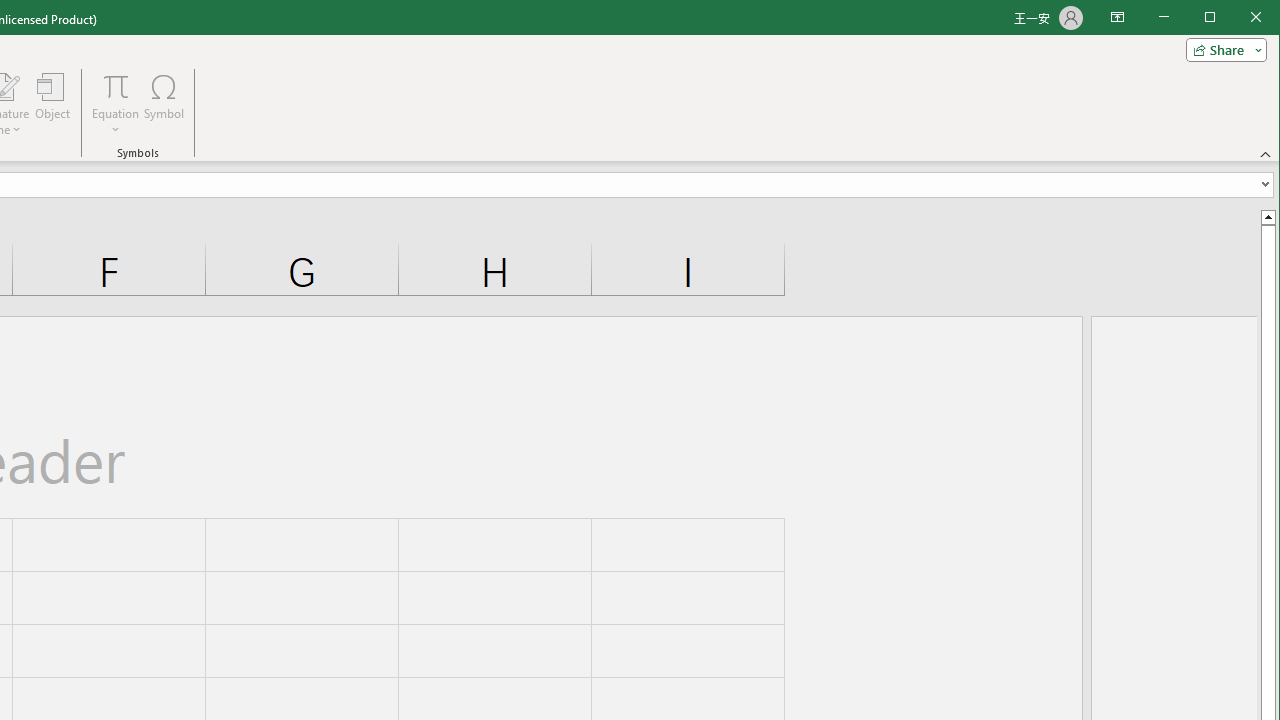 The height and width of the screenshot is (720, 1280). Describe the element at coordinates (114, 104) in the screenshot. I see `'Equation'` at that location.